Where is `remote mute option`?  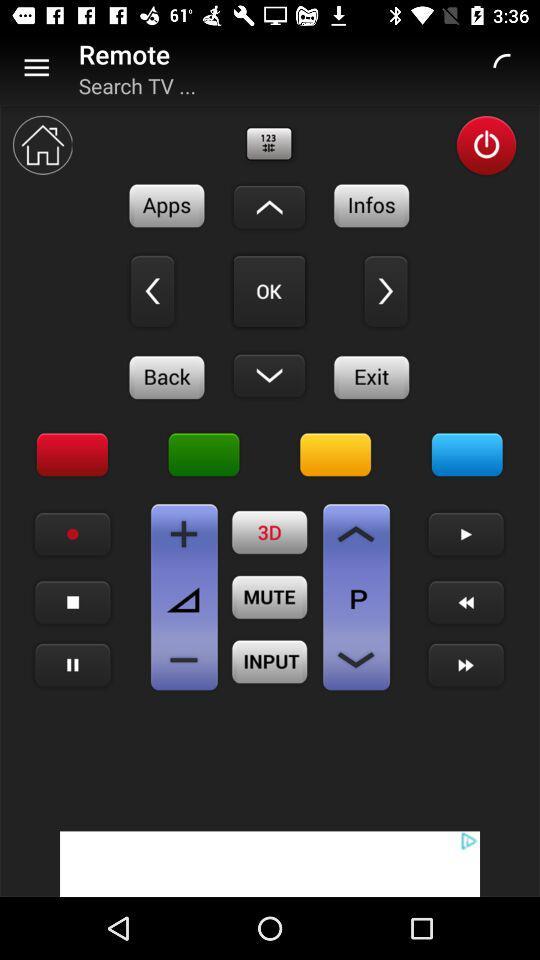 remote mute option is located at coordinates (270, 597).